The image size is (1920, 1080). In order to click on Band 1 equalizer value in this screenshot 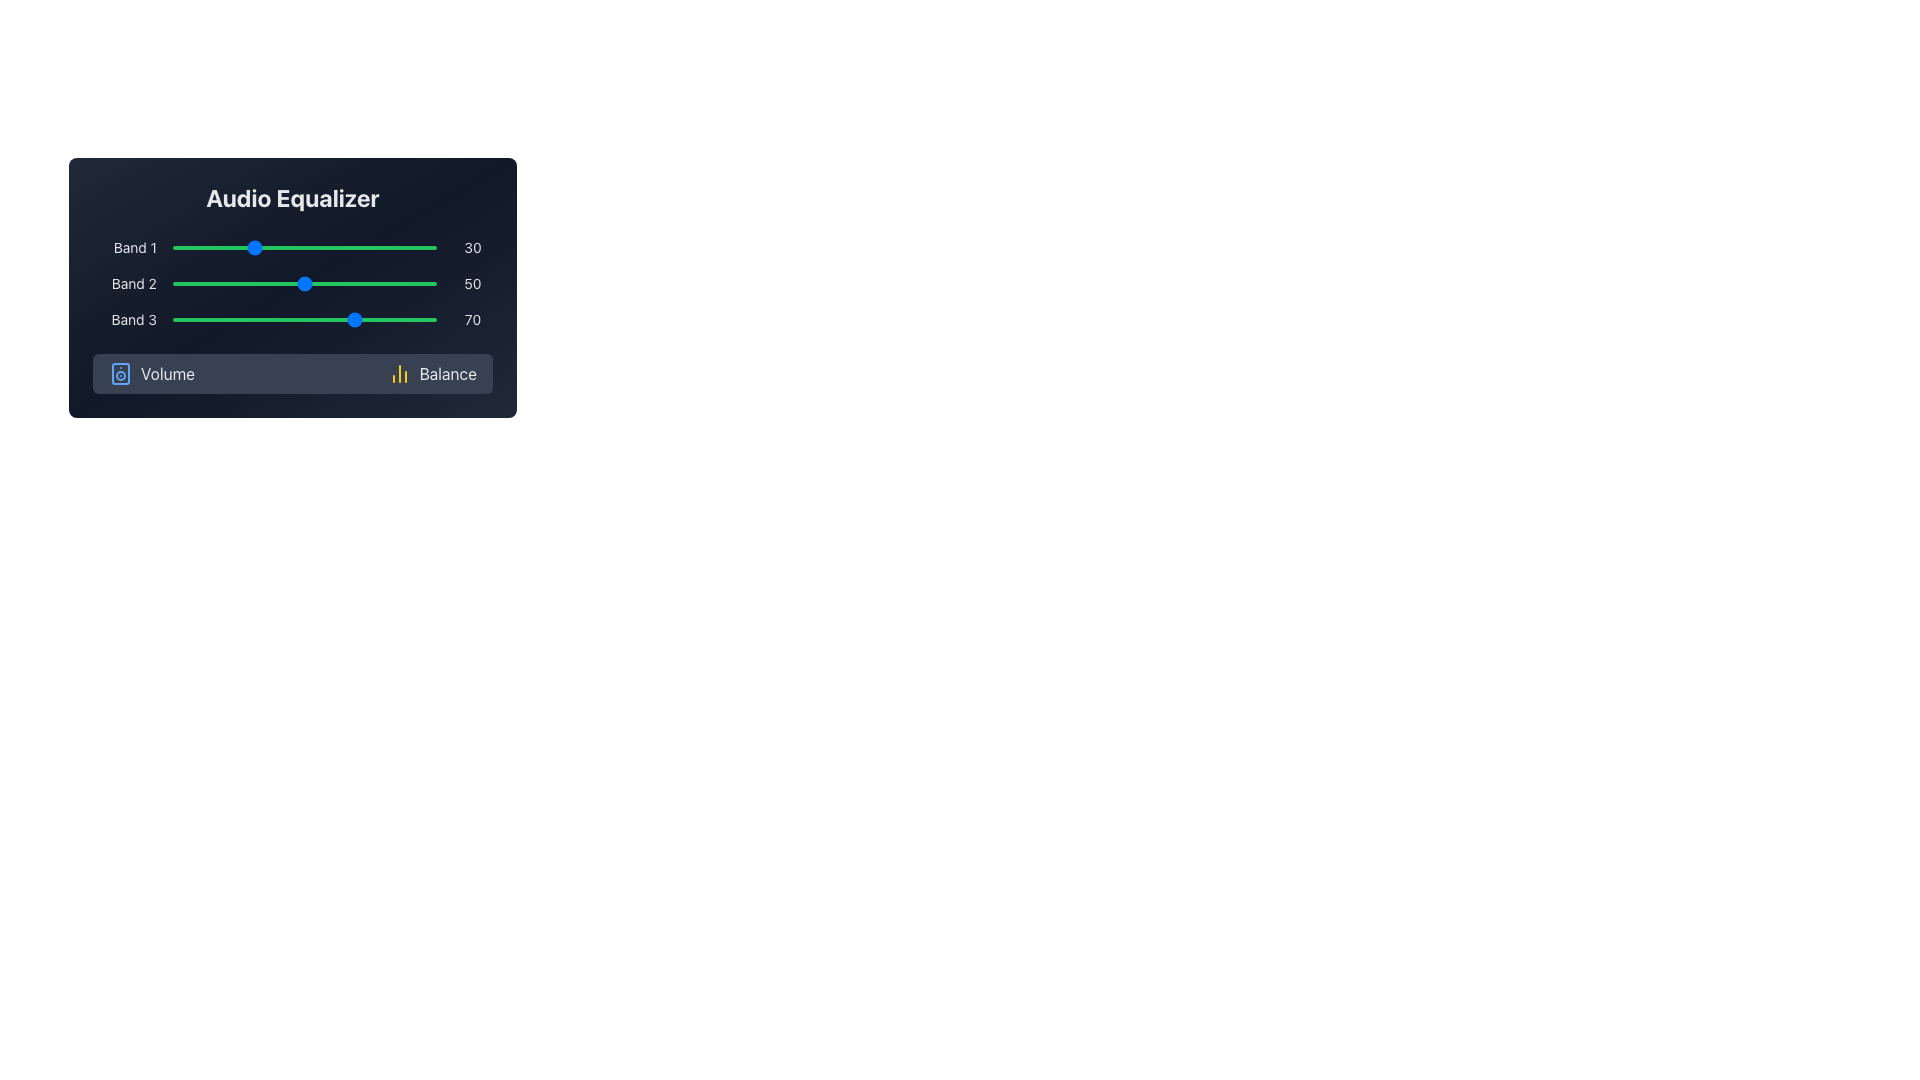, I will do `click(320, 246)`.